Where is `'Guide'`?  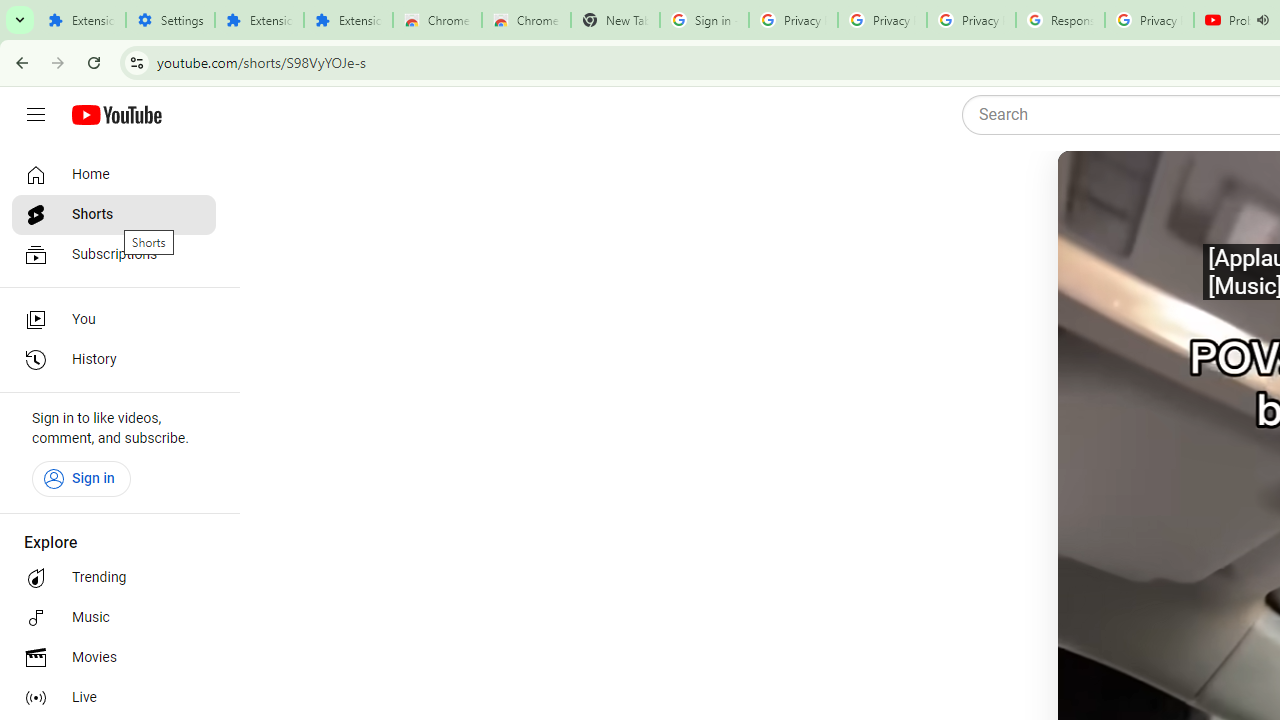
'Guide' is located at coordinates (35, 115).